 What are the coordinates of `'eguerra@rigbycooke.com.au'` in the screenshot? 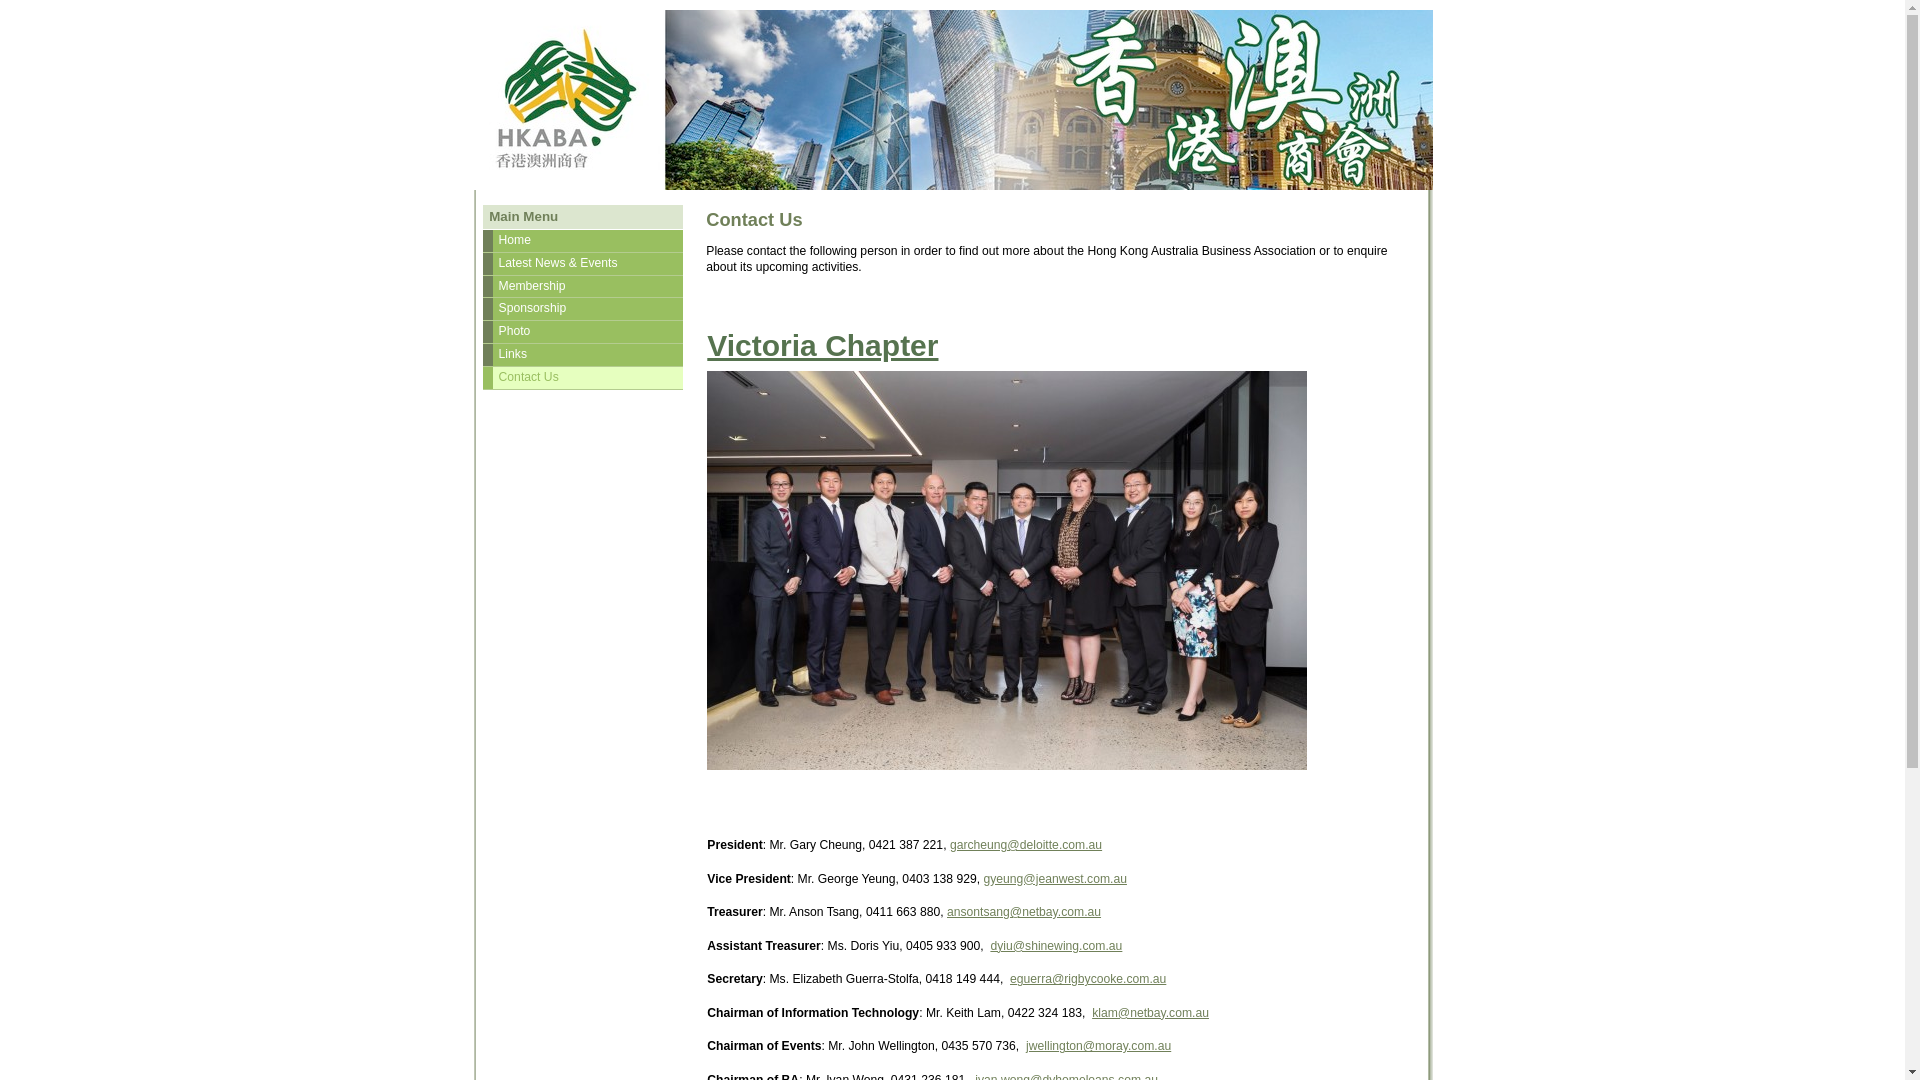 It's located at (1087, 978).